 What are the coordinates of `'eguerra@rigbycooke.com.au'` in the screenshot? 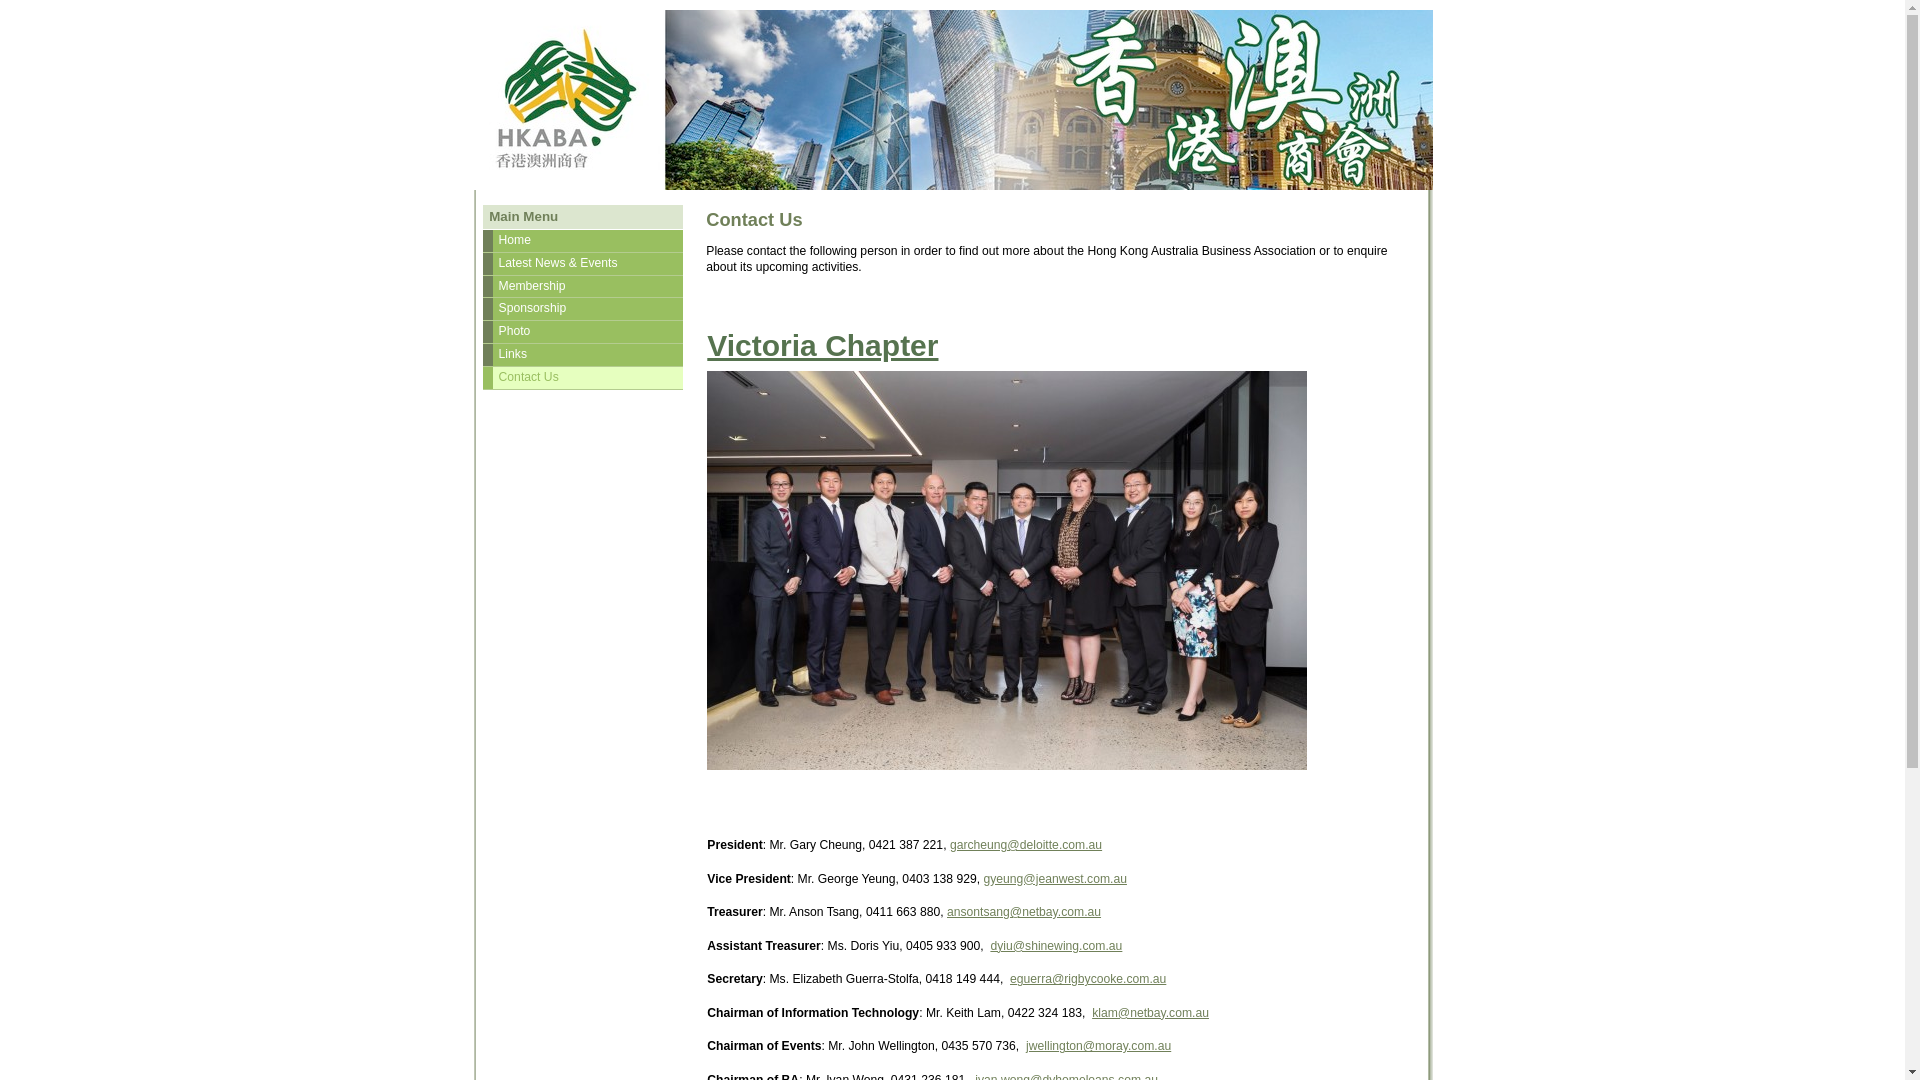 It's located at (1087, 978).